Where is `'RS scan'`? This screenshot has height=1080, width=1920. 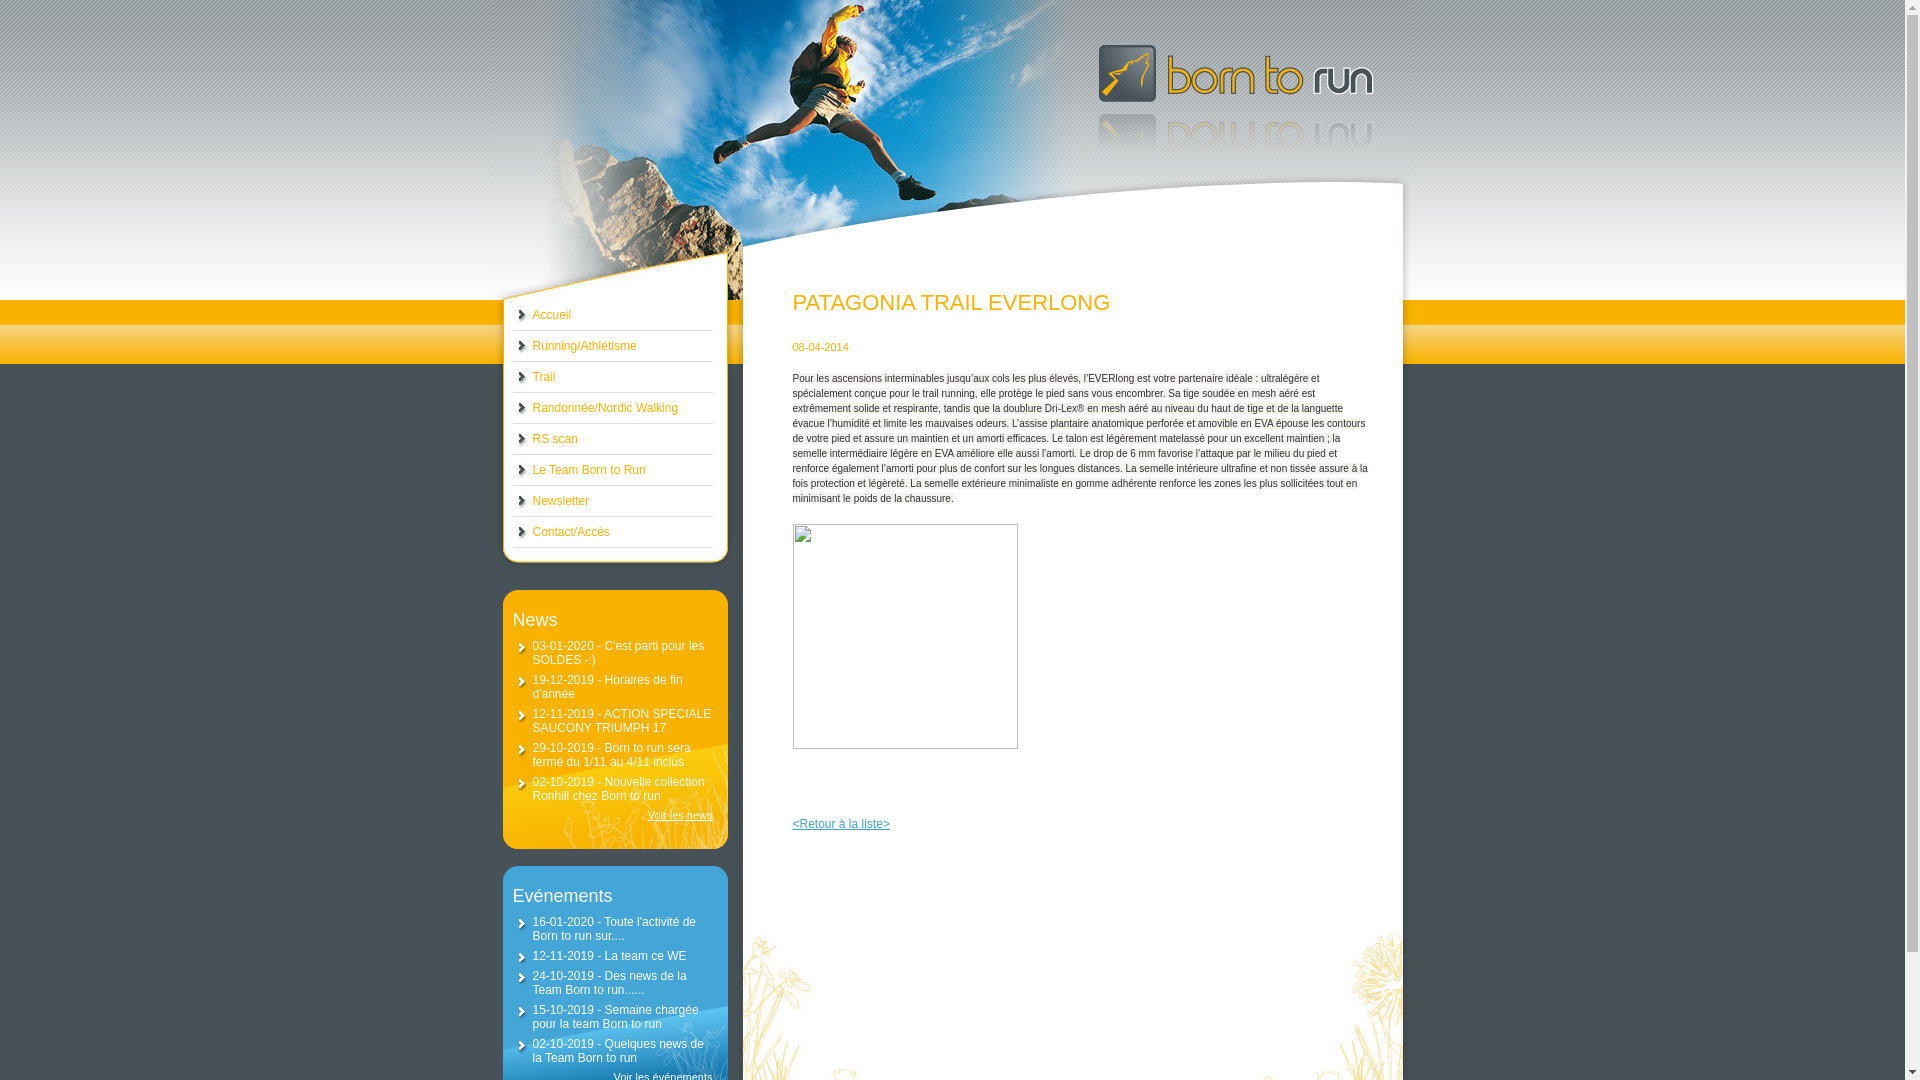 'RS scan' is located at coordinates (512, 438).